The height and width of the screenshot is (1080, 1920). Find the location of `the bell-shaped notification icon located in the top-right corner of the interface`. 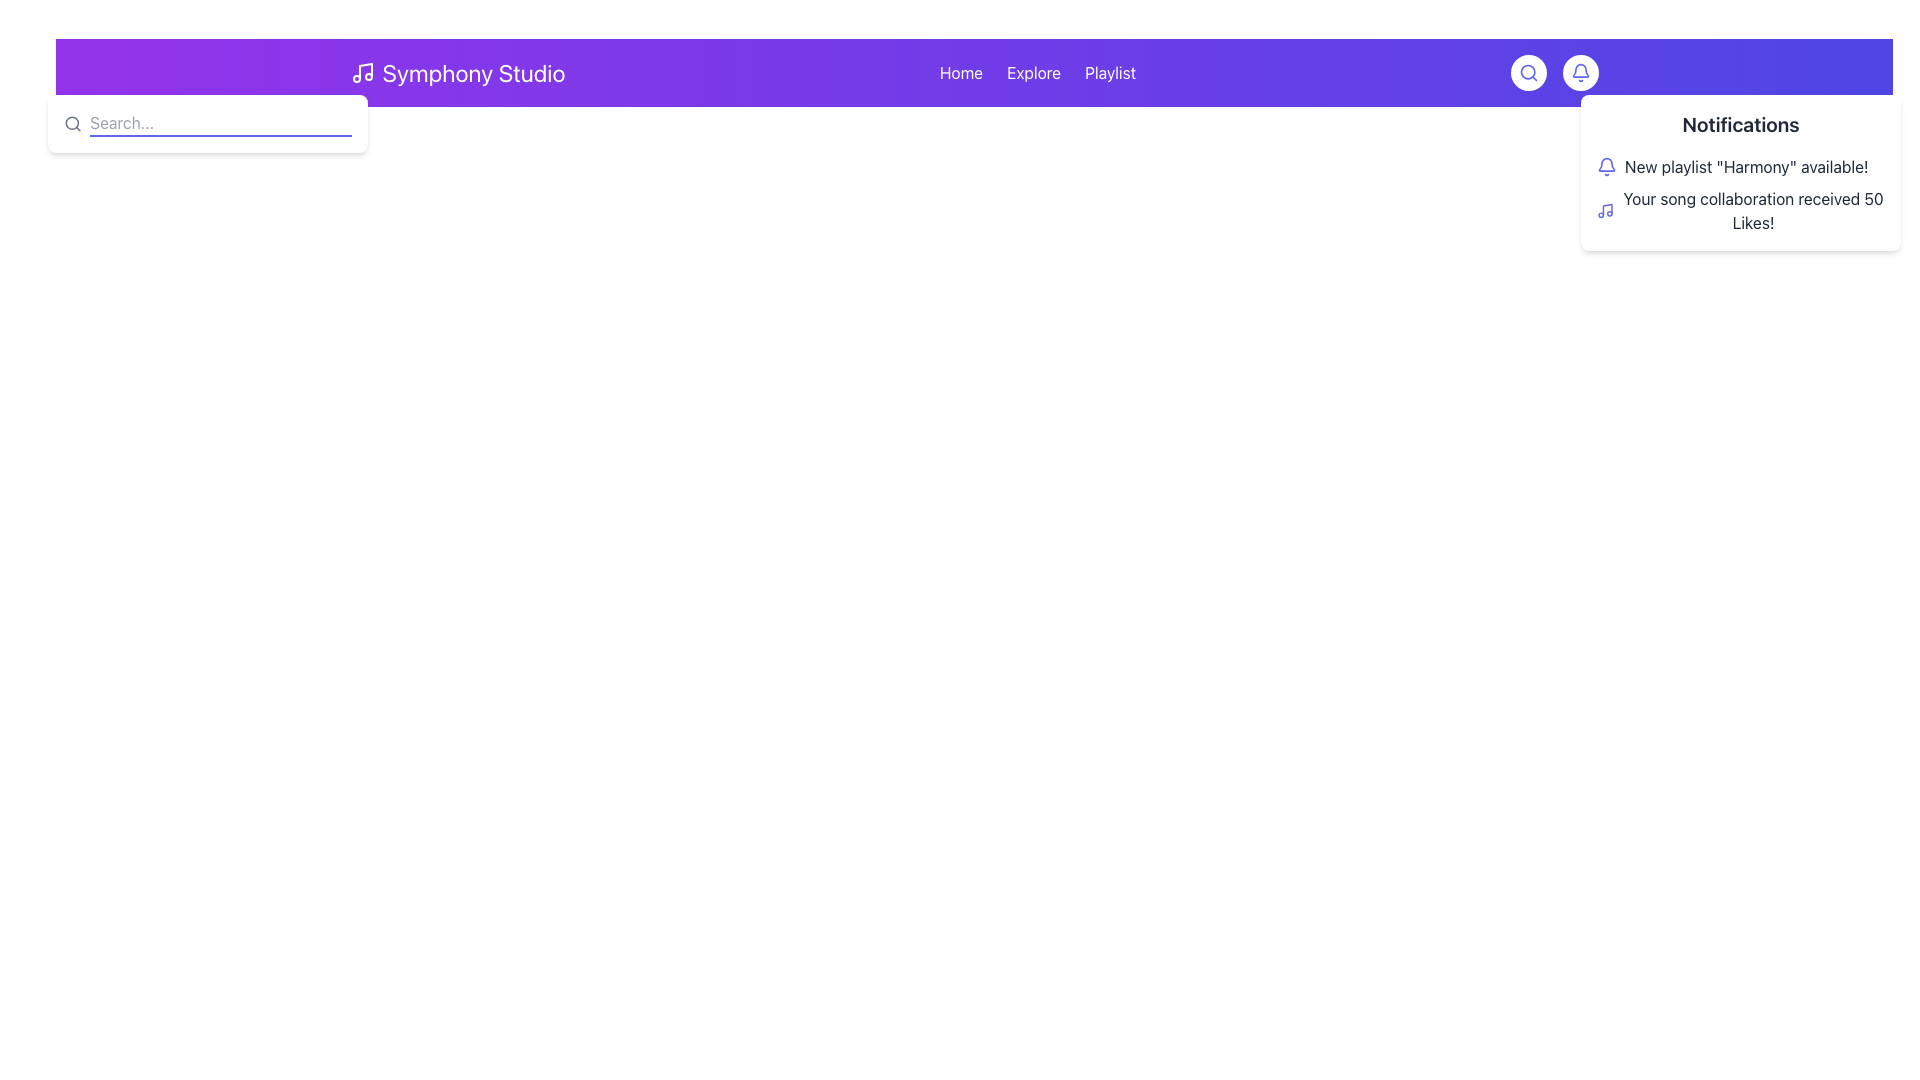

the bell-shaped notification icon located in the top-right corner of the interface is located at coordinates (1579, 72).